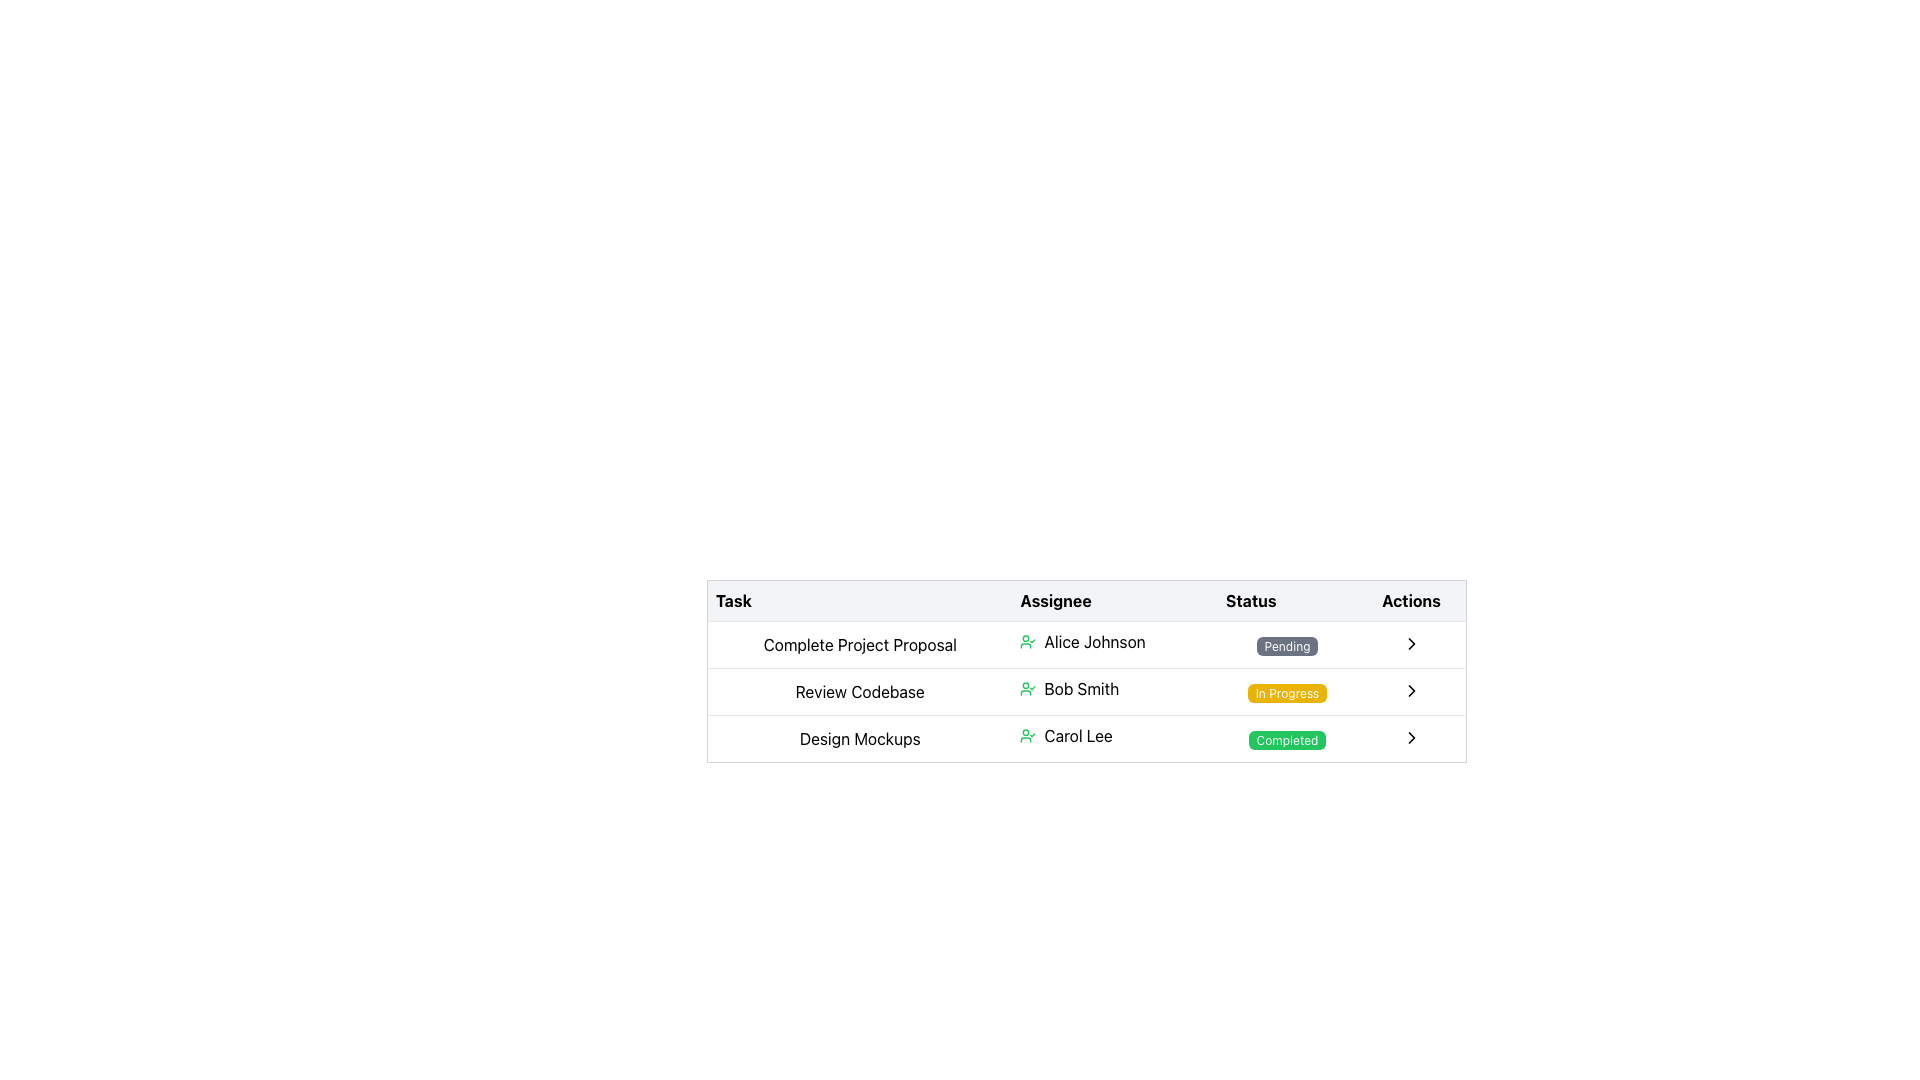 This screenshot has width=1920, height=1080. What do you see at coordinates (1410, 739) in the screenshot?
I see `the rightward pointing chevron icon located in the 'Actions' column of the 'Design Mockups' row for navigation` at bounding box center [1410, 739].